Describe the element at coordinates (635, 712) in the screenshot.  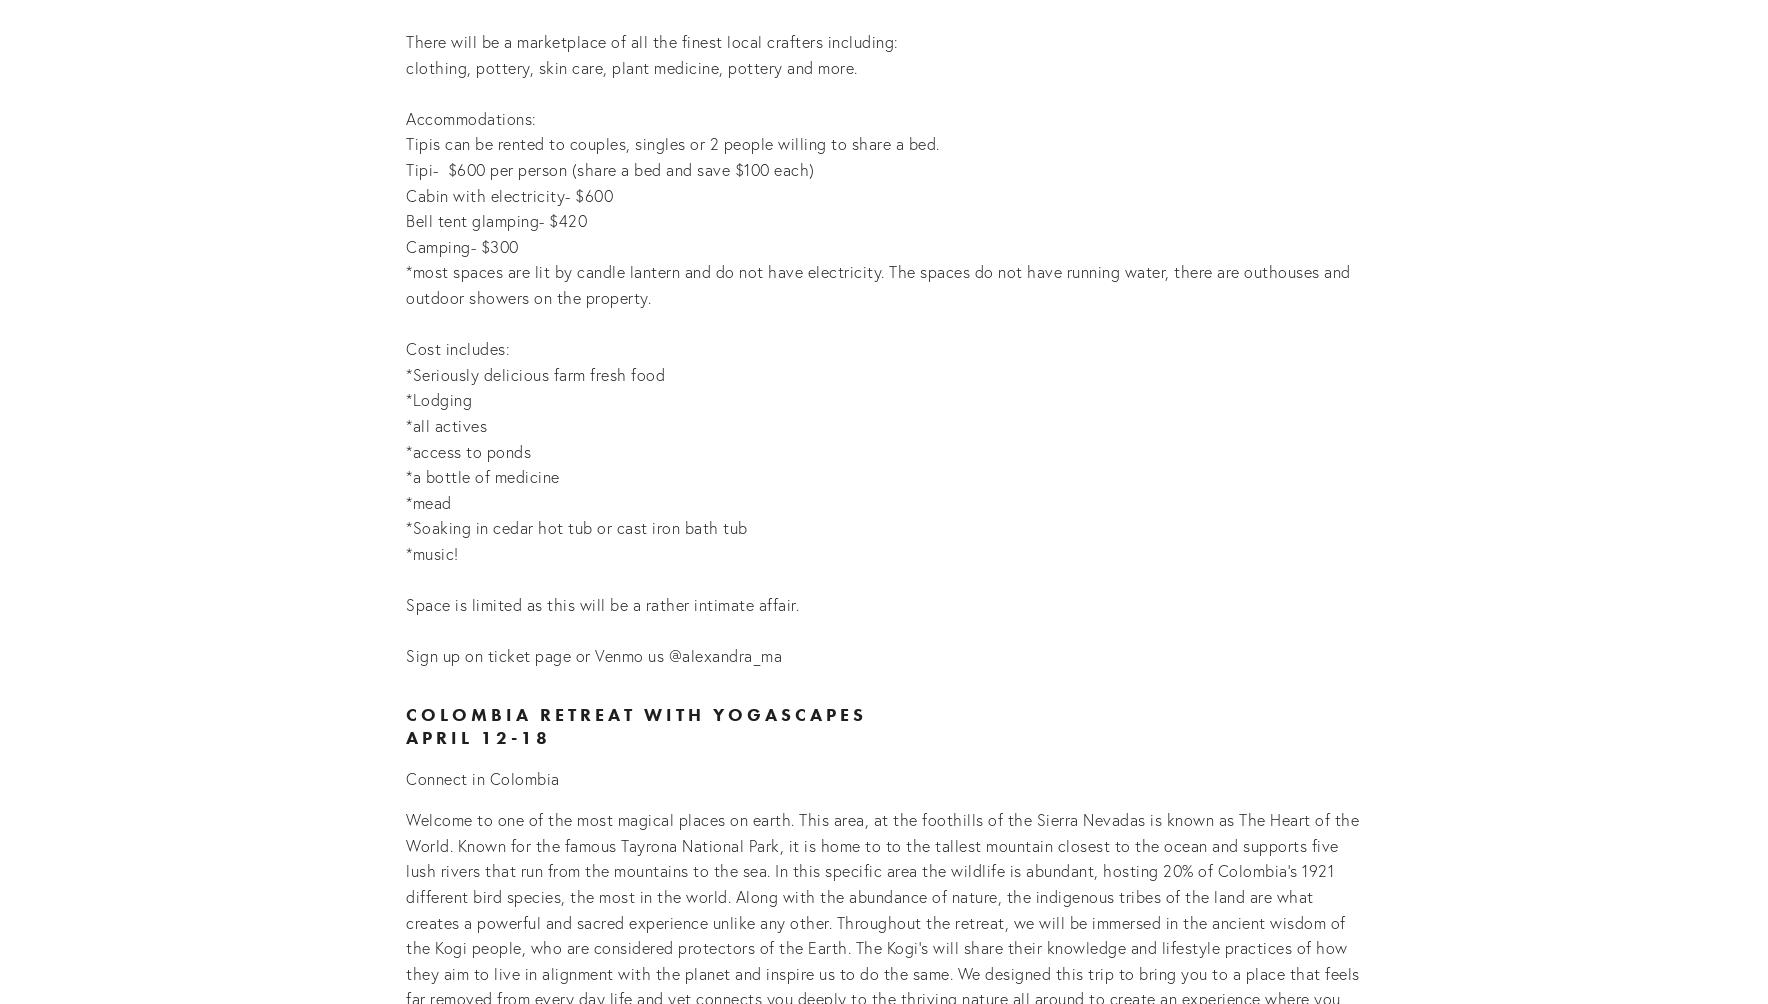
I see `'Colombia Retreat with YogaScapes'` at that location.